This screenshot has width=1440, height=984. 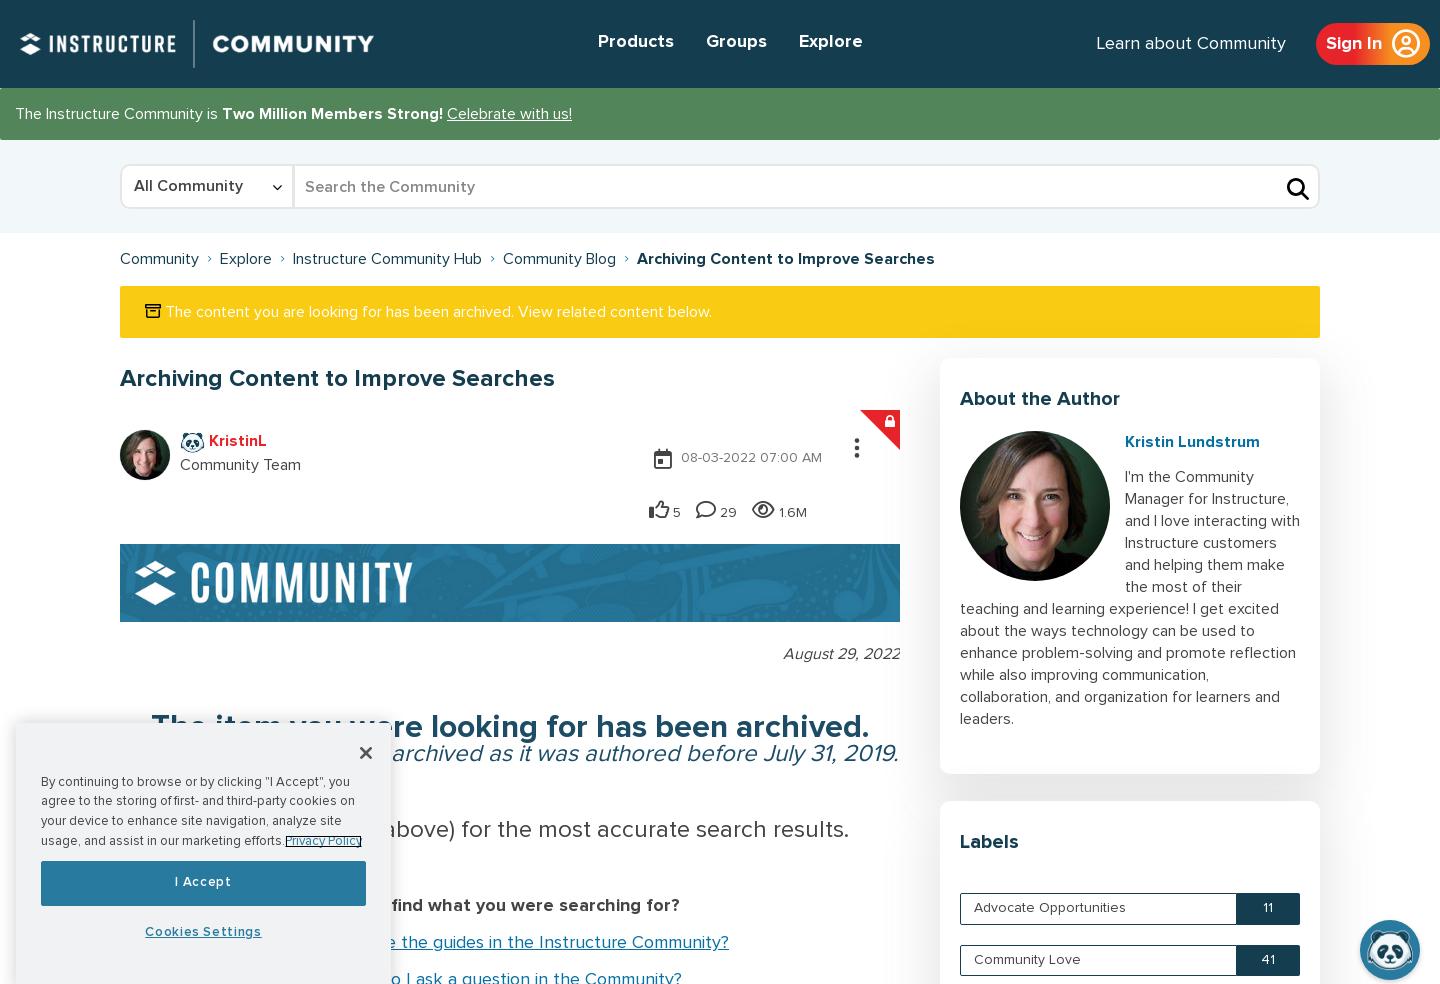 I want to click on 'The Instructure Community is', so click(x=13, y=113).